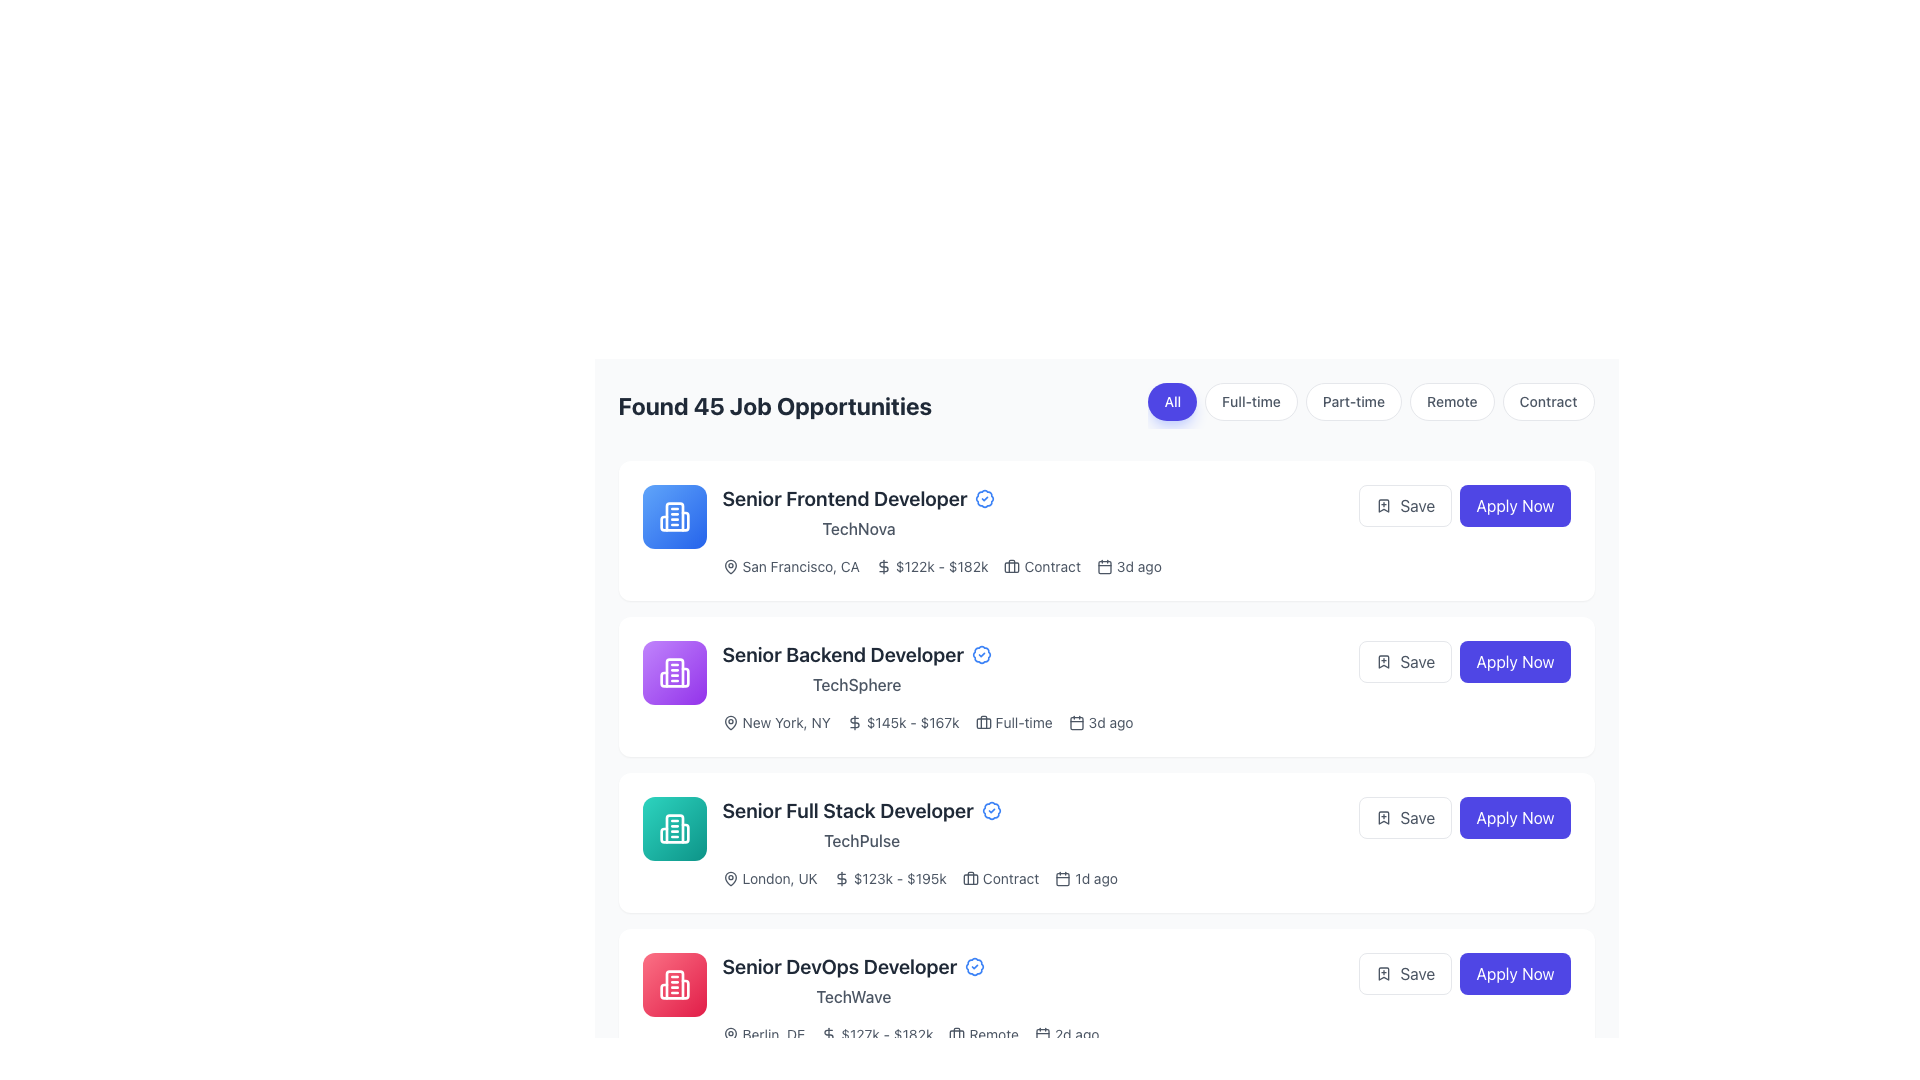 This screenshot has width=1920, height=1080. Describe the element at coordinates (853, 996) in the screenshot. I see `the 'TechWave' text label, which is styled in medium-sized gray font and positioned below the 'Senior DevOps Developer' title in the job card` at that location.